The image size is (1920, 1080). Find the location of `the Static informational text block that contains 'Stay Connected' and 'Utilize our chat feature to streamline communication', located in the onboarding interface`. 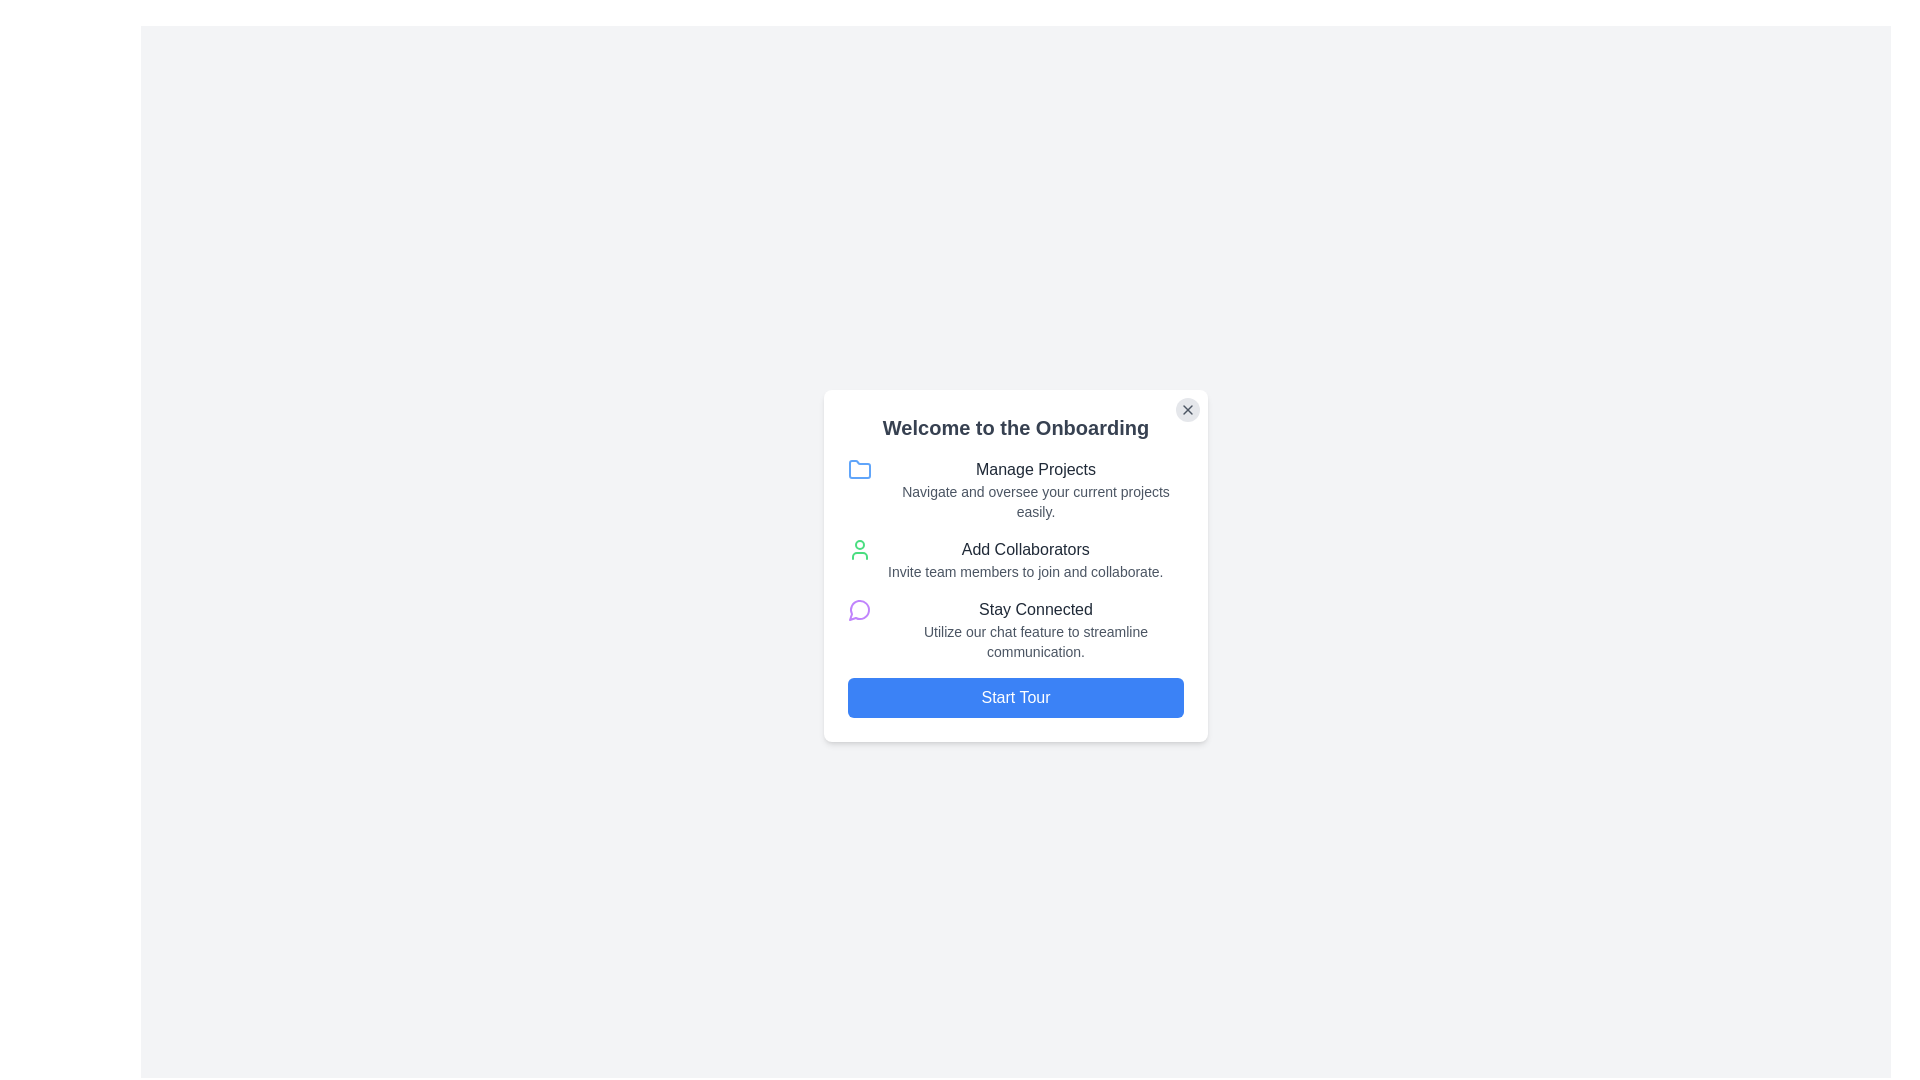

the Static informational text block that contains 'Stay Connected' and 'Utilize our chat feature to streamline communication', located in the onboarding interface is located at coordinates (1036, 628).